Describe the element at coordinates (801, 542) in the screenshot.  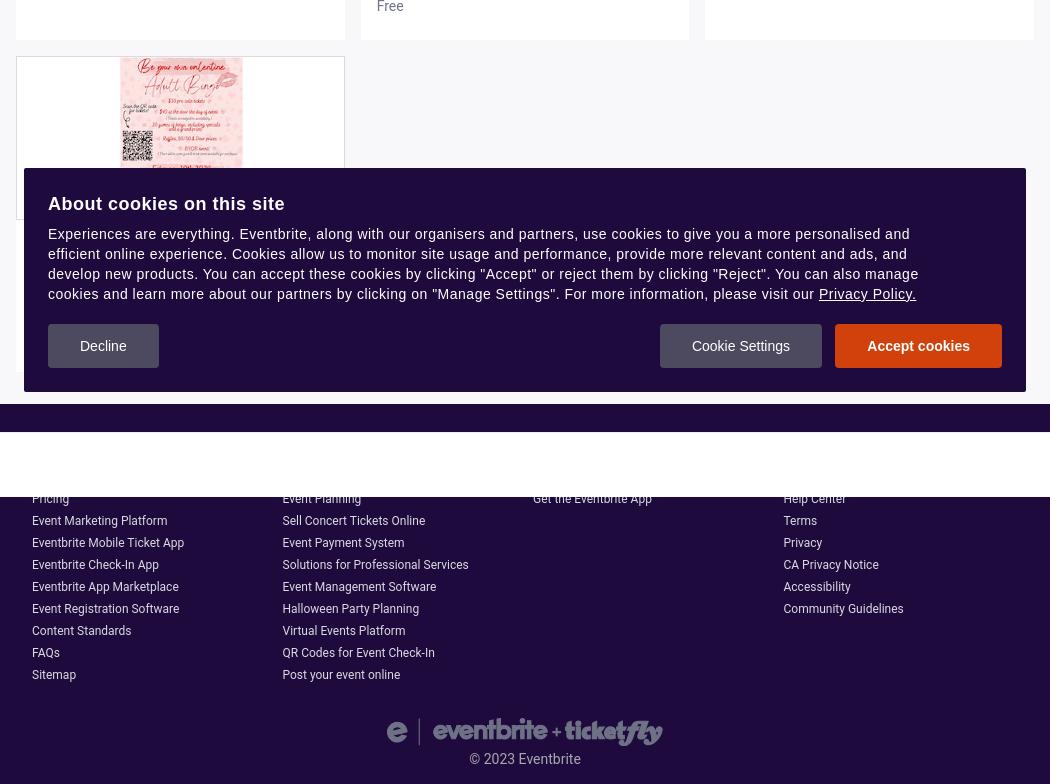
I see `'Privacy'` at that location.